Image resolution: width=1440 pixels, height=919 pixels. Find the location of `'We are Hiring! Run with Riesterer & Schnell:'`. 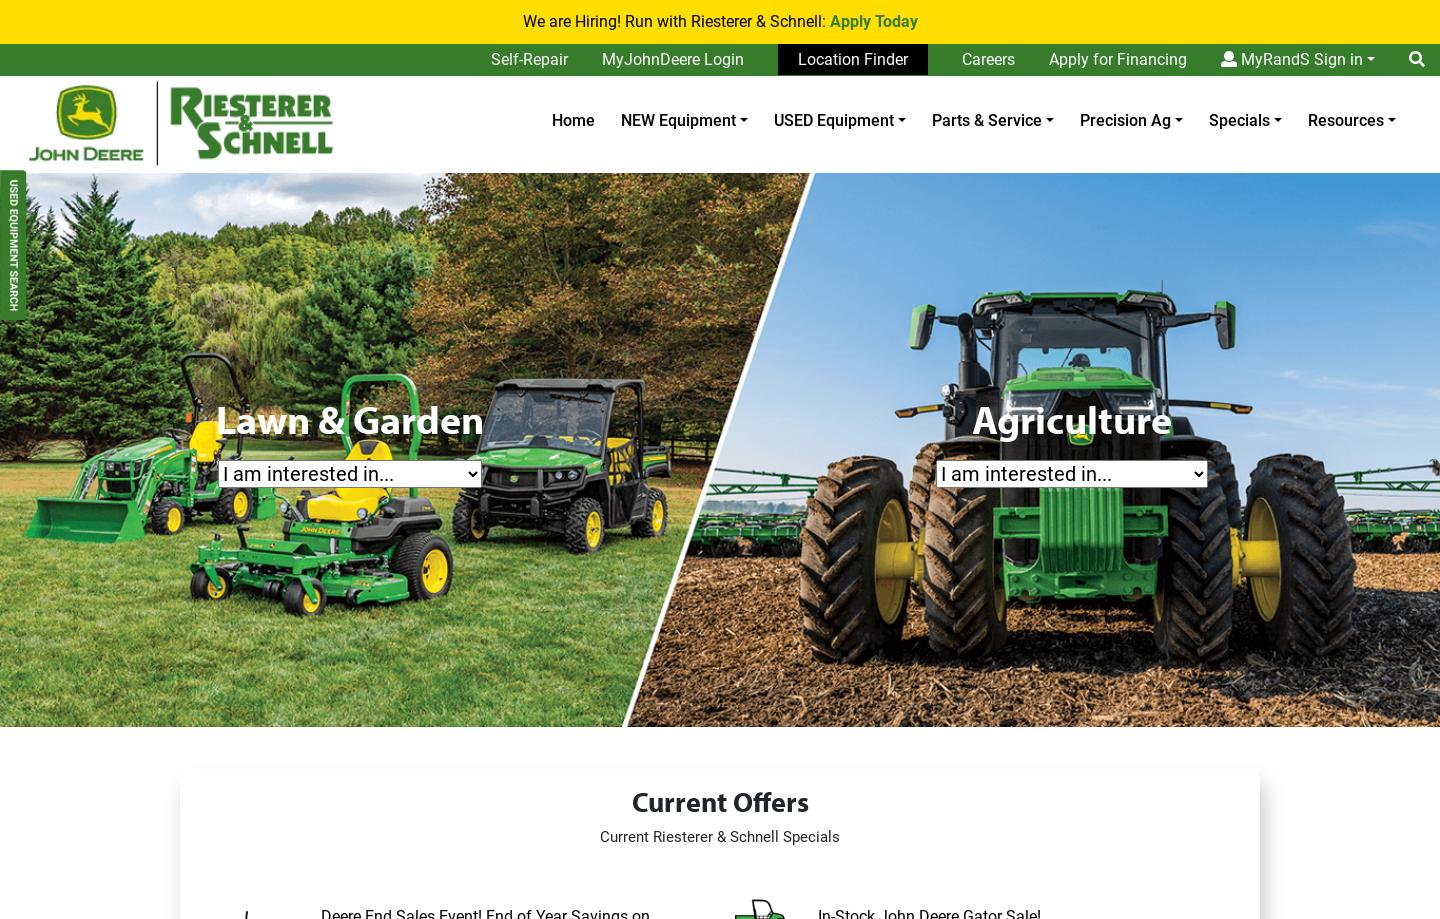

'We are Hiring! Run with Riesterer & Schnell:' is located at coordinates (521, 21).